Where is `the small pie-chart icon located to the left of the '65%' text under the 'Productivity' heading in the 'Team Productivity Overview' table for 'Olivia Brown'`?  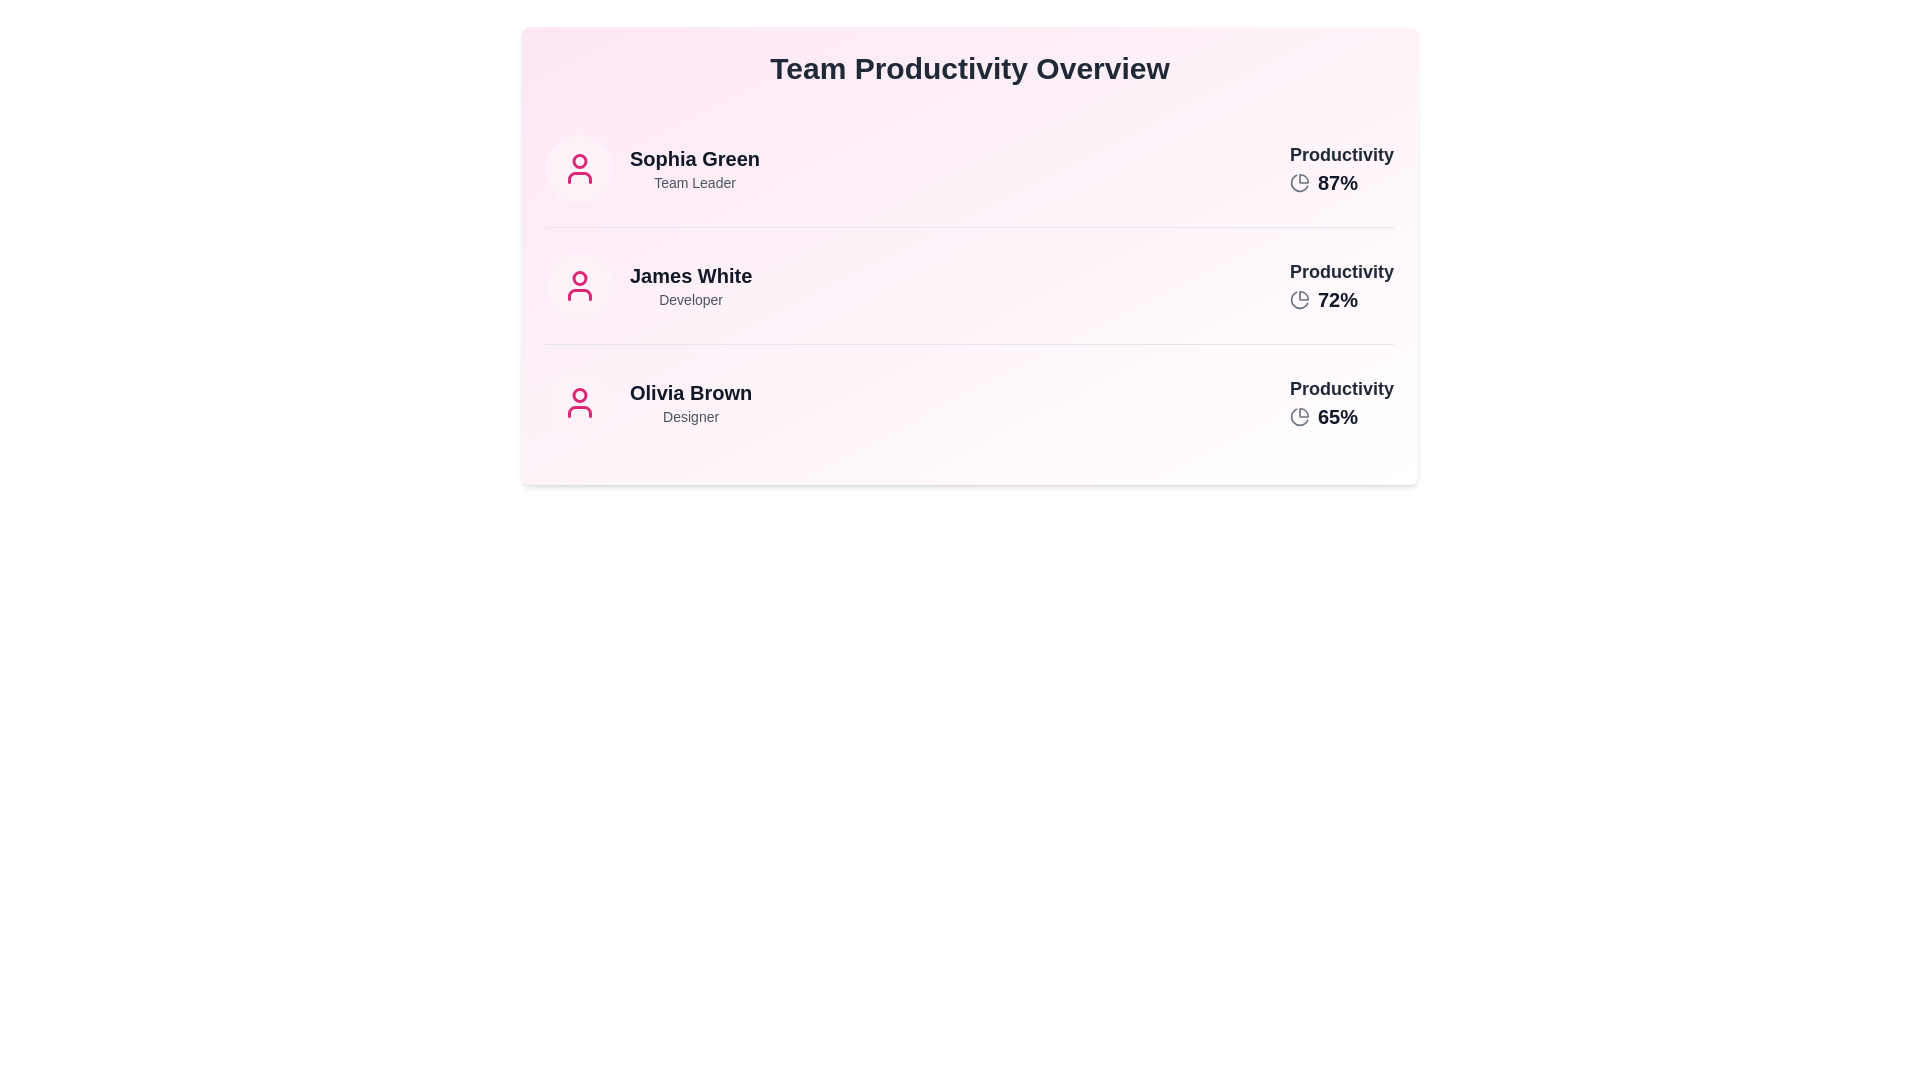 the small pie-chart icon located to the left of the '65%' text under the 'Productivity' heading in the 'Team Productivity Overview' table for 'Olivia Brown' is located at coordinates (1300, 415).